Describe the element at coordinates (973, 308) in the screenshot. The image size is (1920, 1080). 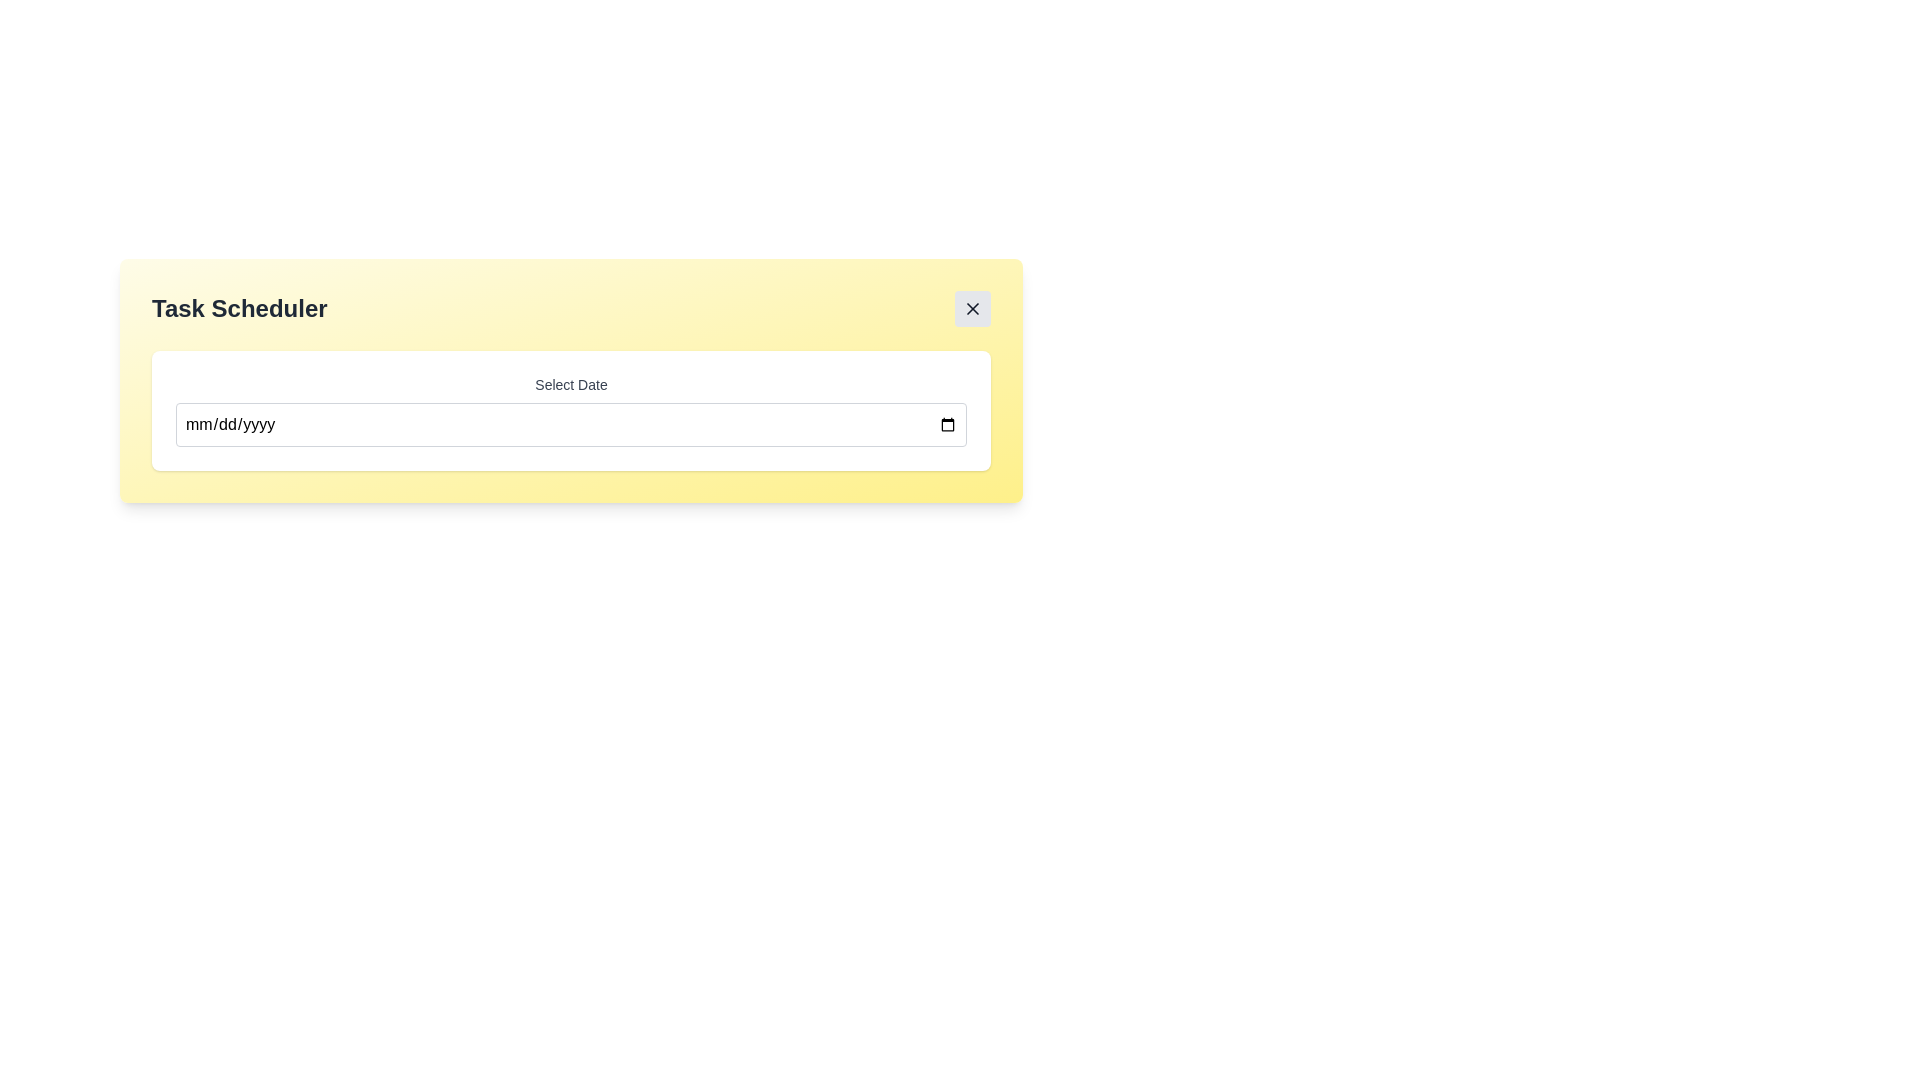
I see `the minimalistic close button with an 'X' icon located at the top-right corner of the 'Task Scheduler' interface` at that location.